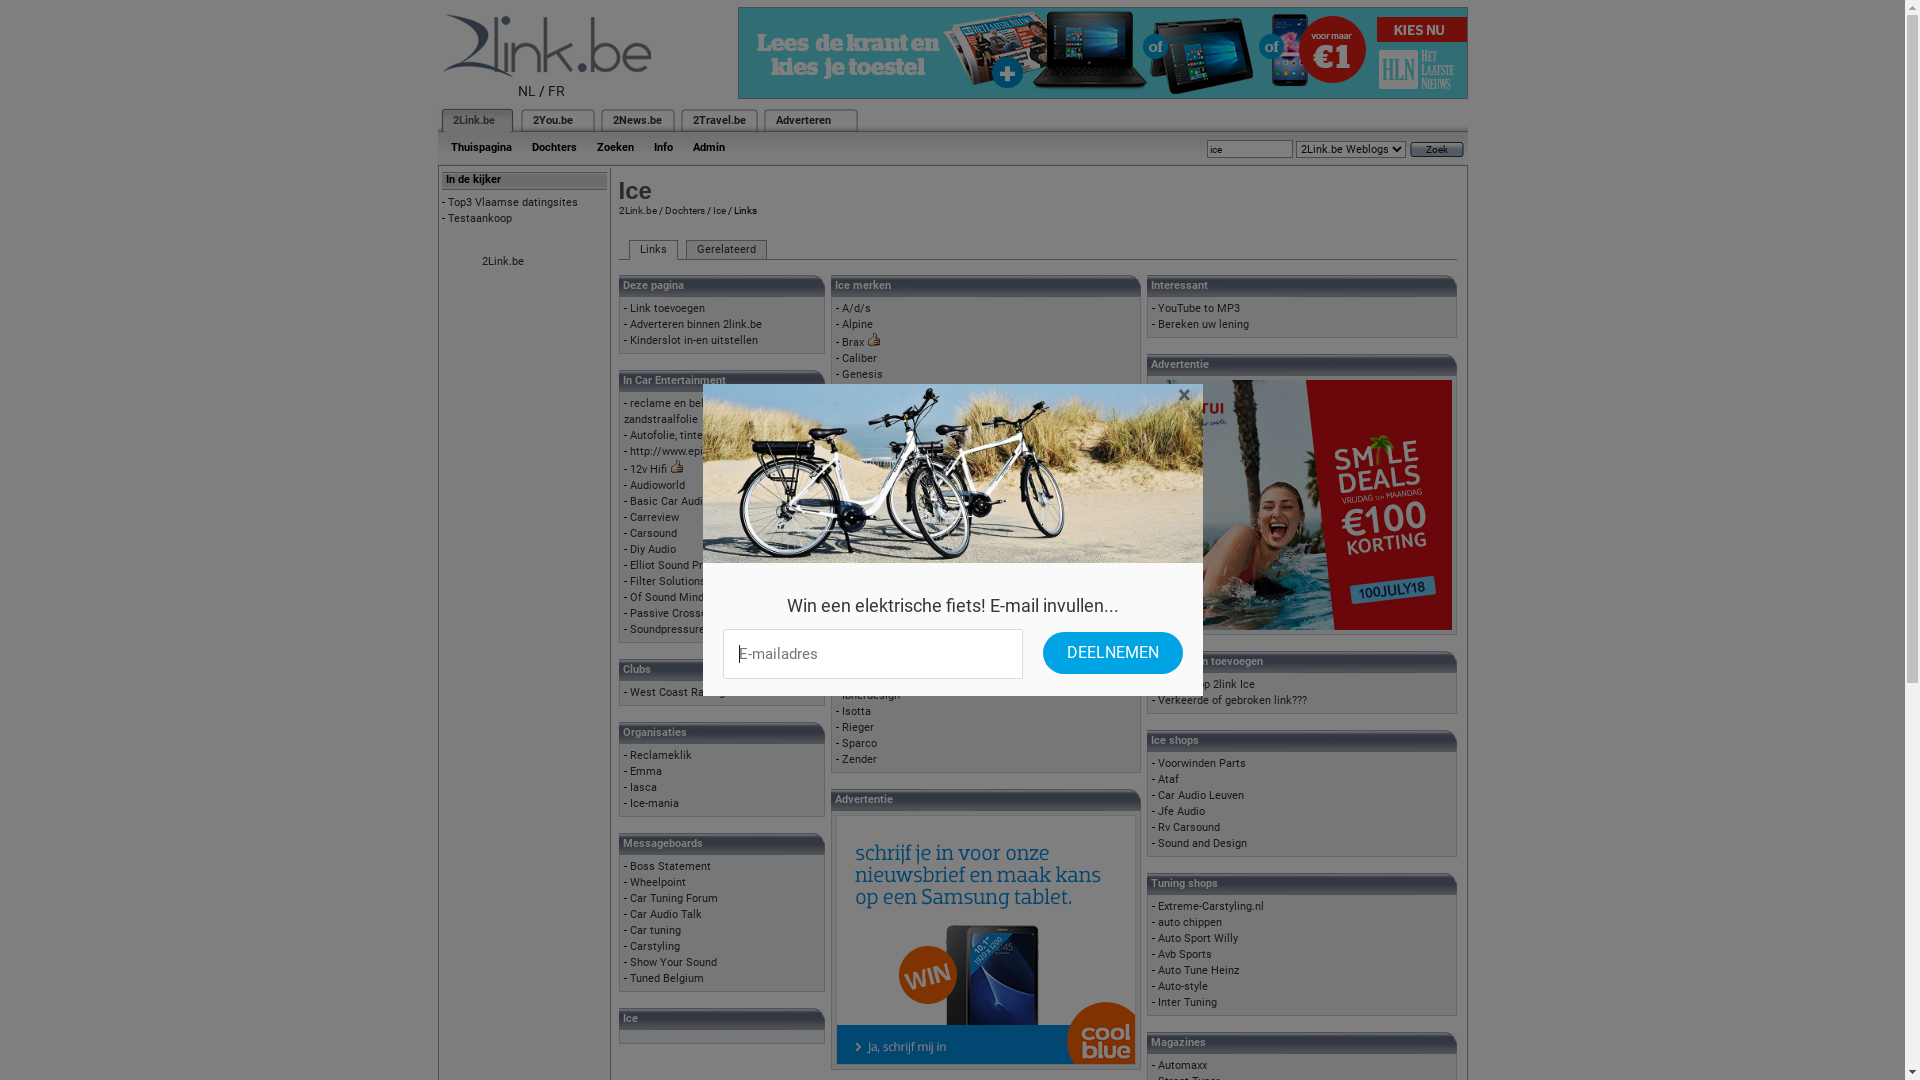 Image resolution: width=1920 pixels, height=1080 pixels. I want to click on 'Zoeken', so click(613, 146).